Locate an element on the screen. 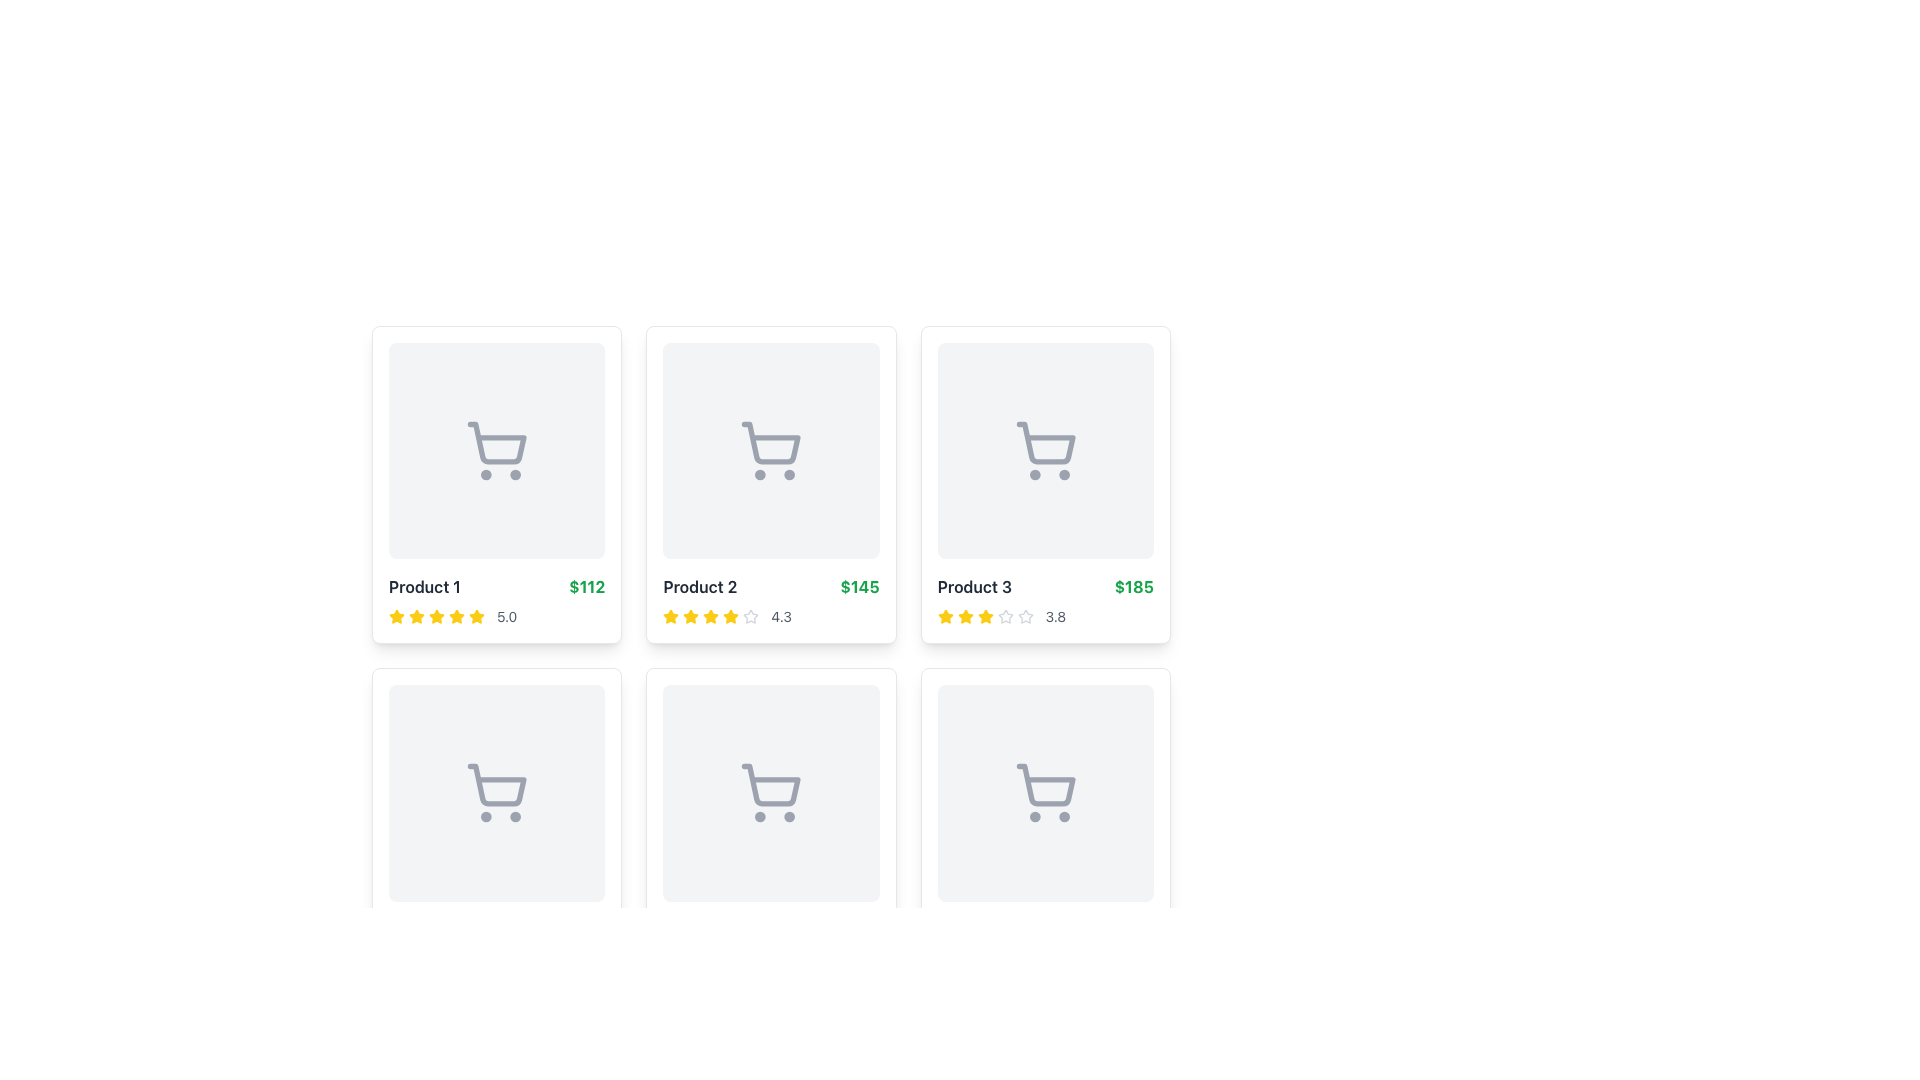 The height and width of the screenshot is (1080, 1920). the shopping cart icon, which is a modern, minimalistic outline icon located in the second row, first column of the product grid layout is located at coordinates (497, 792).